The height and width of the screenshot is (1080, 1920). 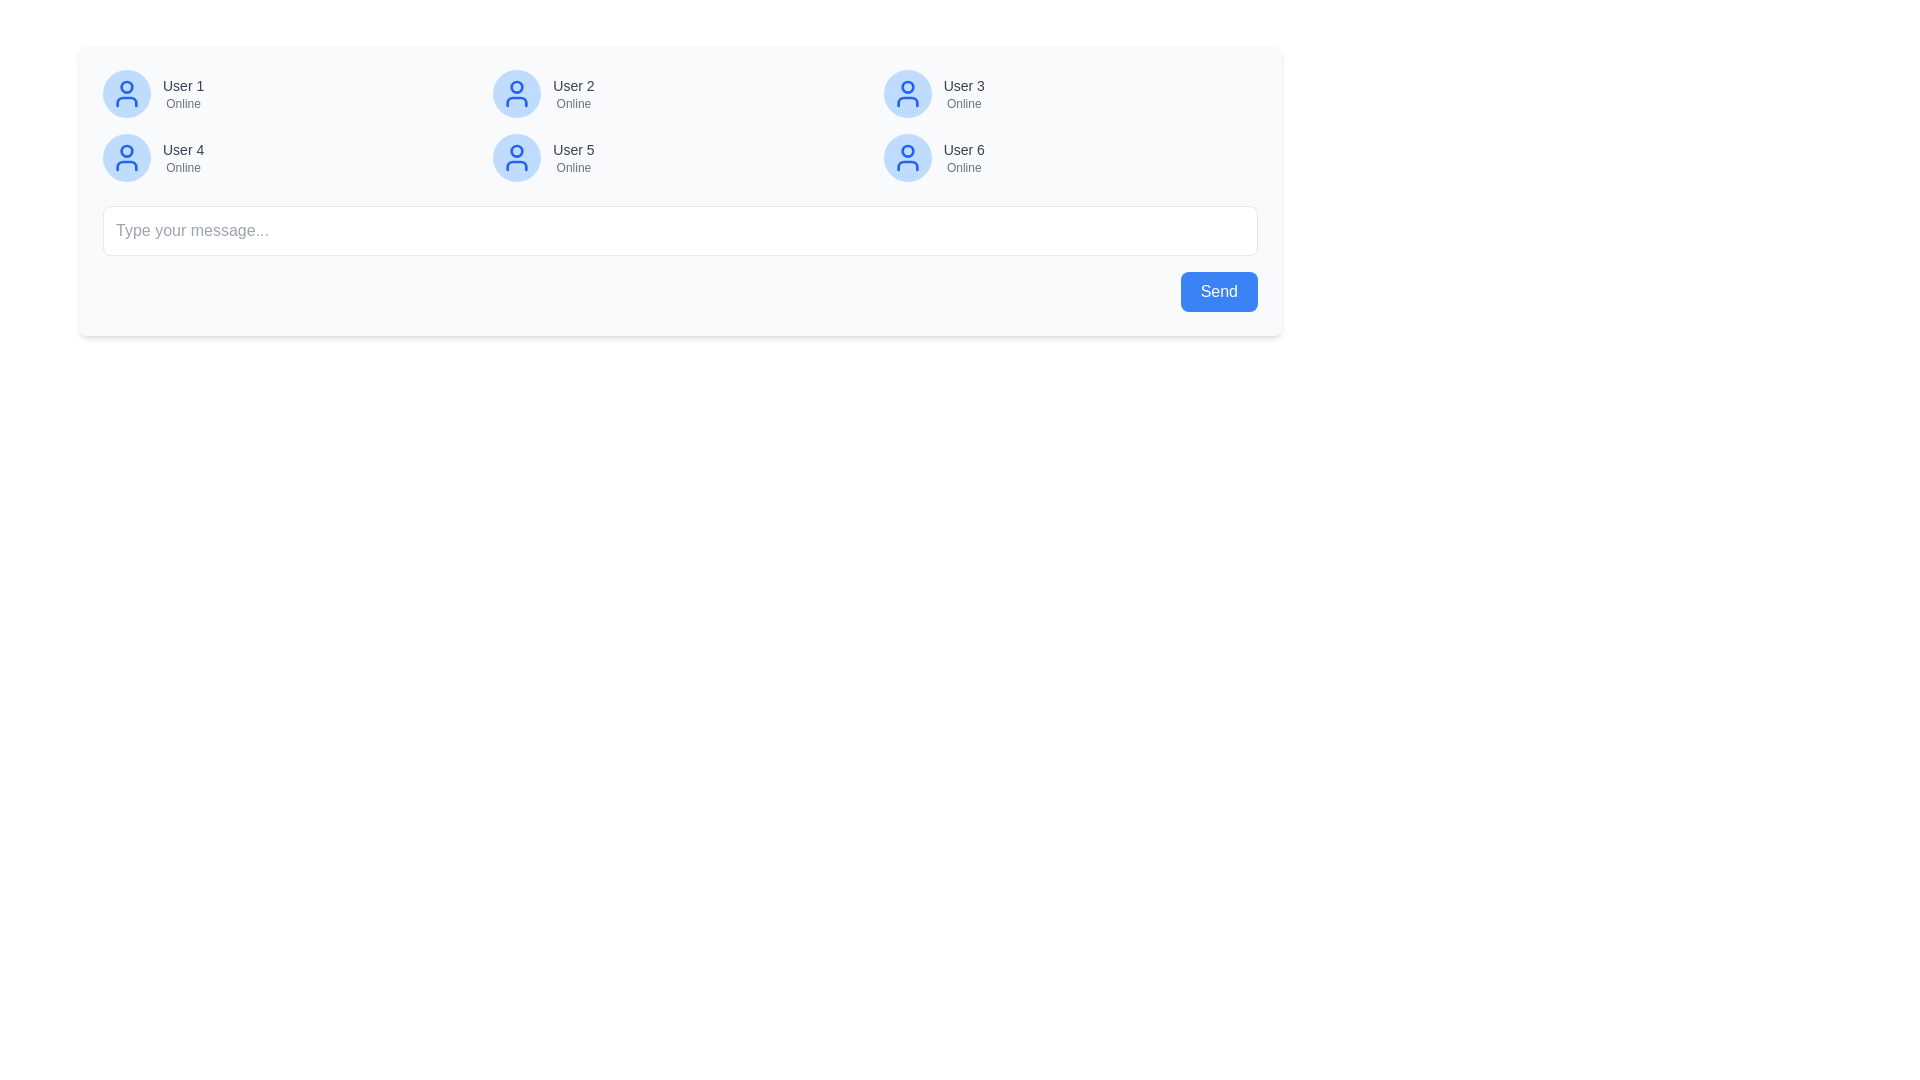 What do you see at coordinates (964, 84) in the screenshot?
I see `the 'User 3' text label in the top-right region of the user list` at bounding box center [964, 84].